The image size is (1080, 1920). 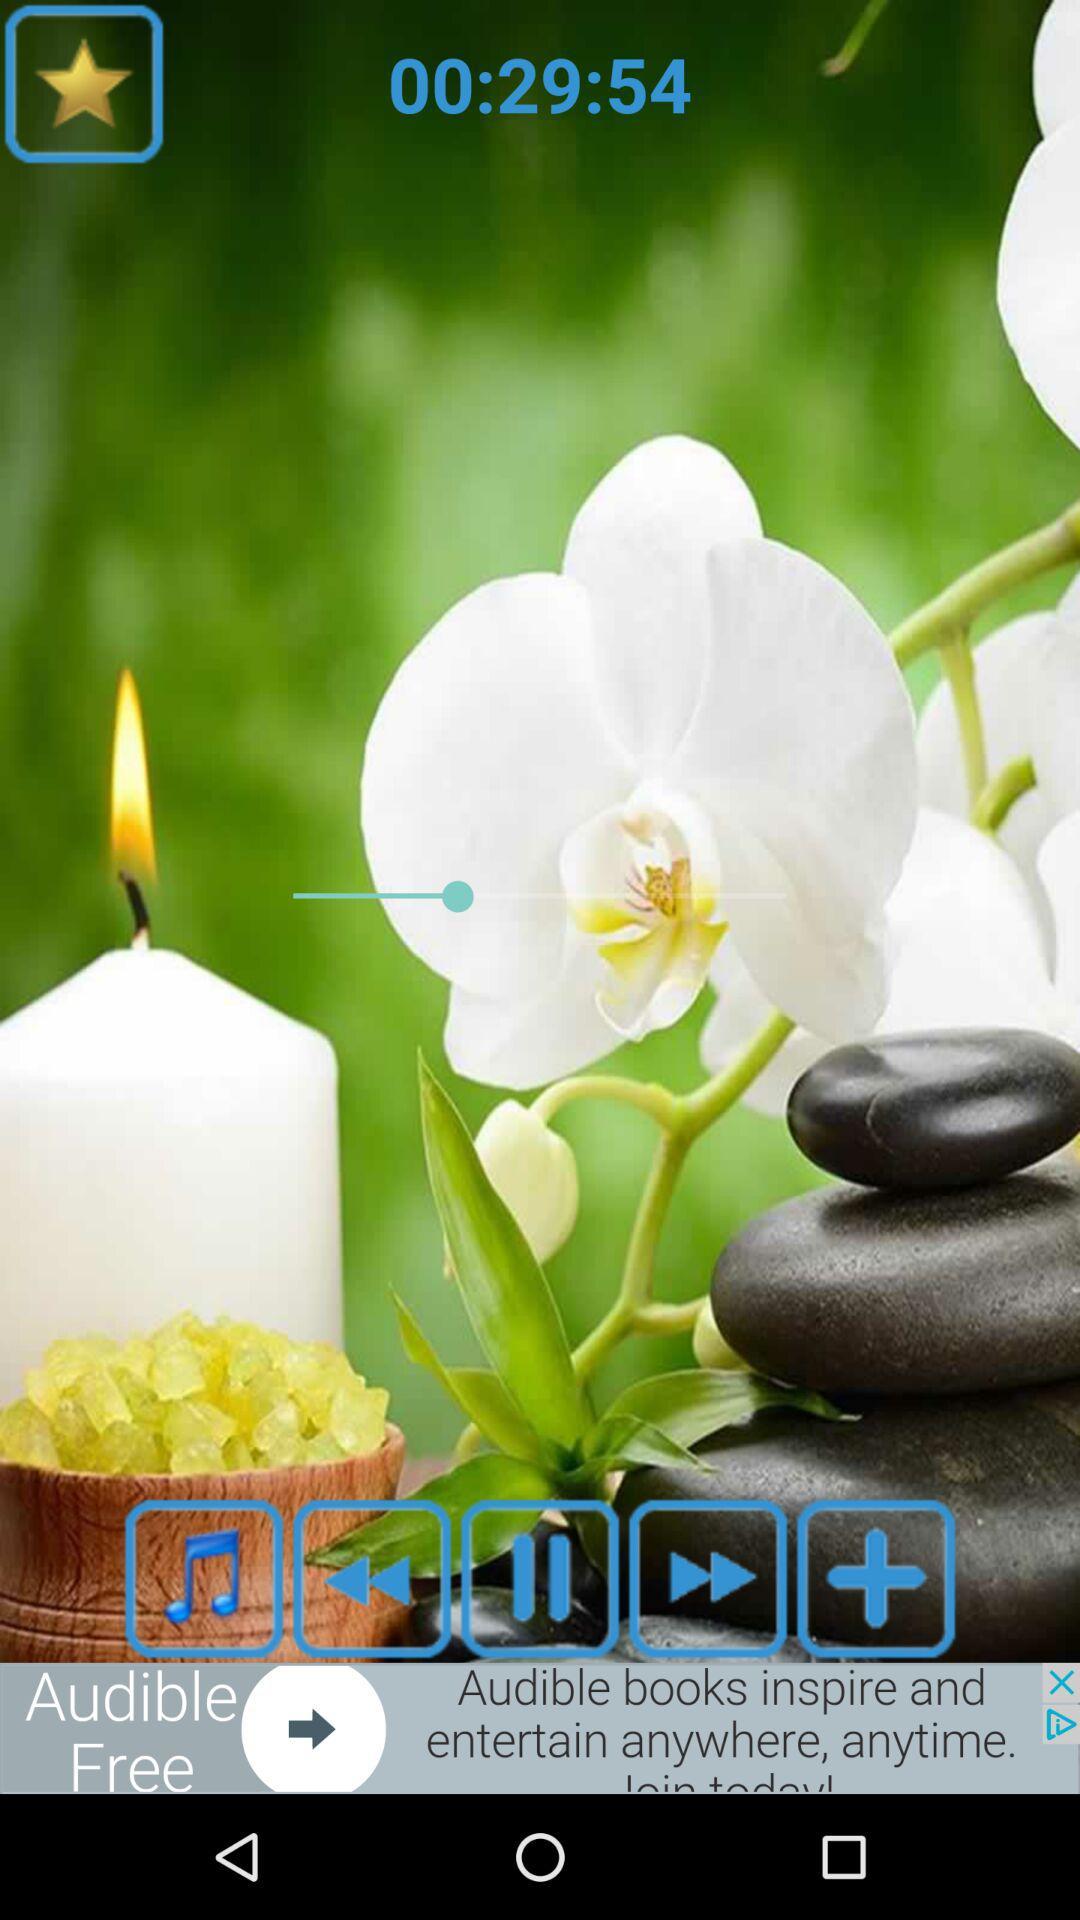 What do you see at coordinates (874, 1577) in the screenshot?
I see `the add icon` at bounding box center [874, 1577].